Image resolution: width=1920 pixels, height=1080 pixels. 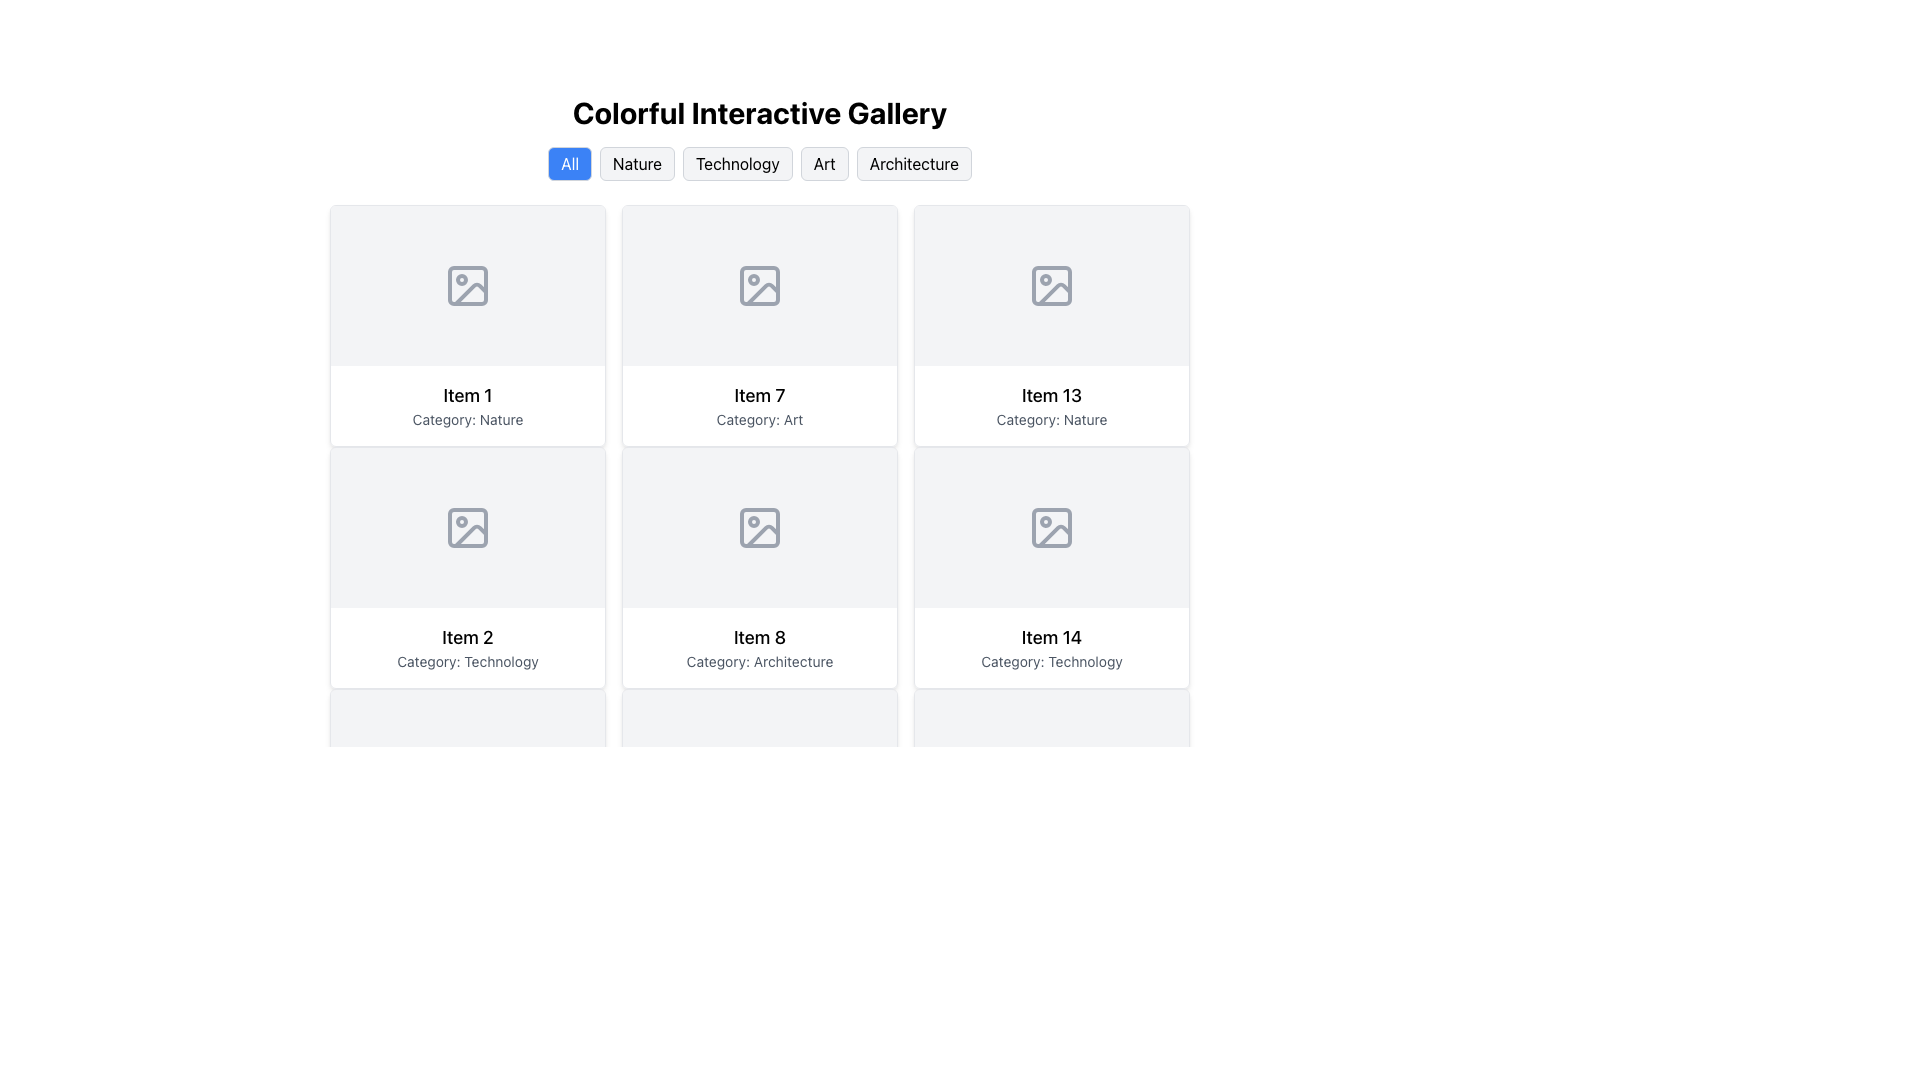 What do you see at coordinates (1050, 637) in the screenshot?
I see `the bold text label displaying 'Item 14', which is centered above a smaller text in a card-like layout` at bounding box center [1050, 637].